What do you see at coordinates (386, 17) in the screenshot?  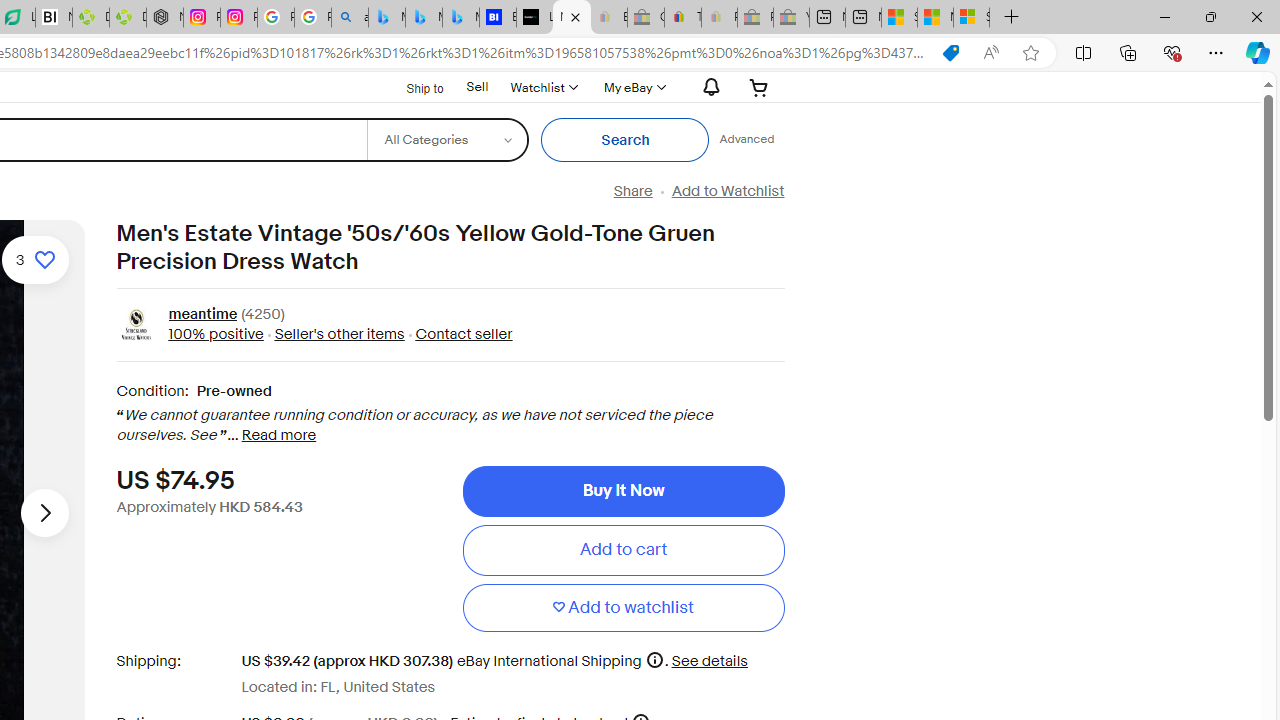 I see `'Microsoft Bing Travel - Flights from Hong Kong to Bangkok'` at bounding box center [386, 17].